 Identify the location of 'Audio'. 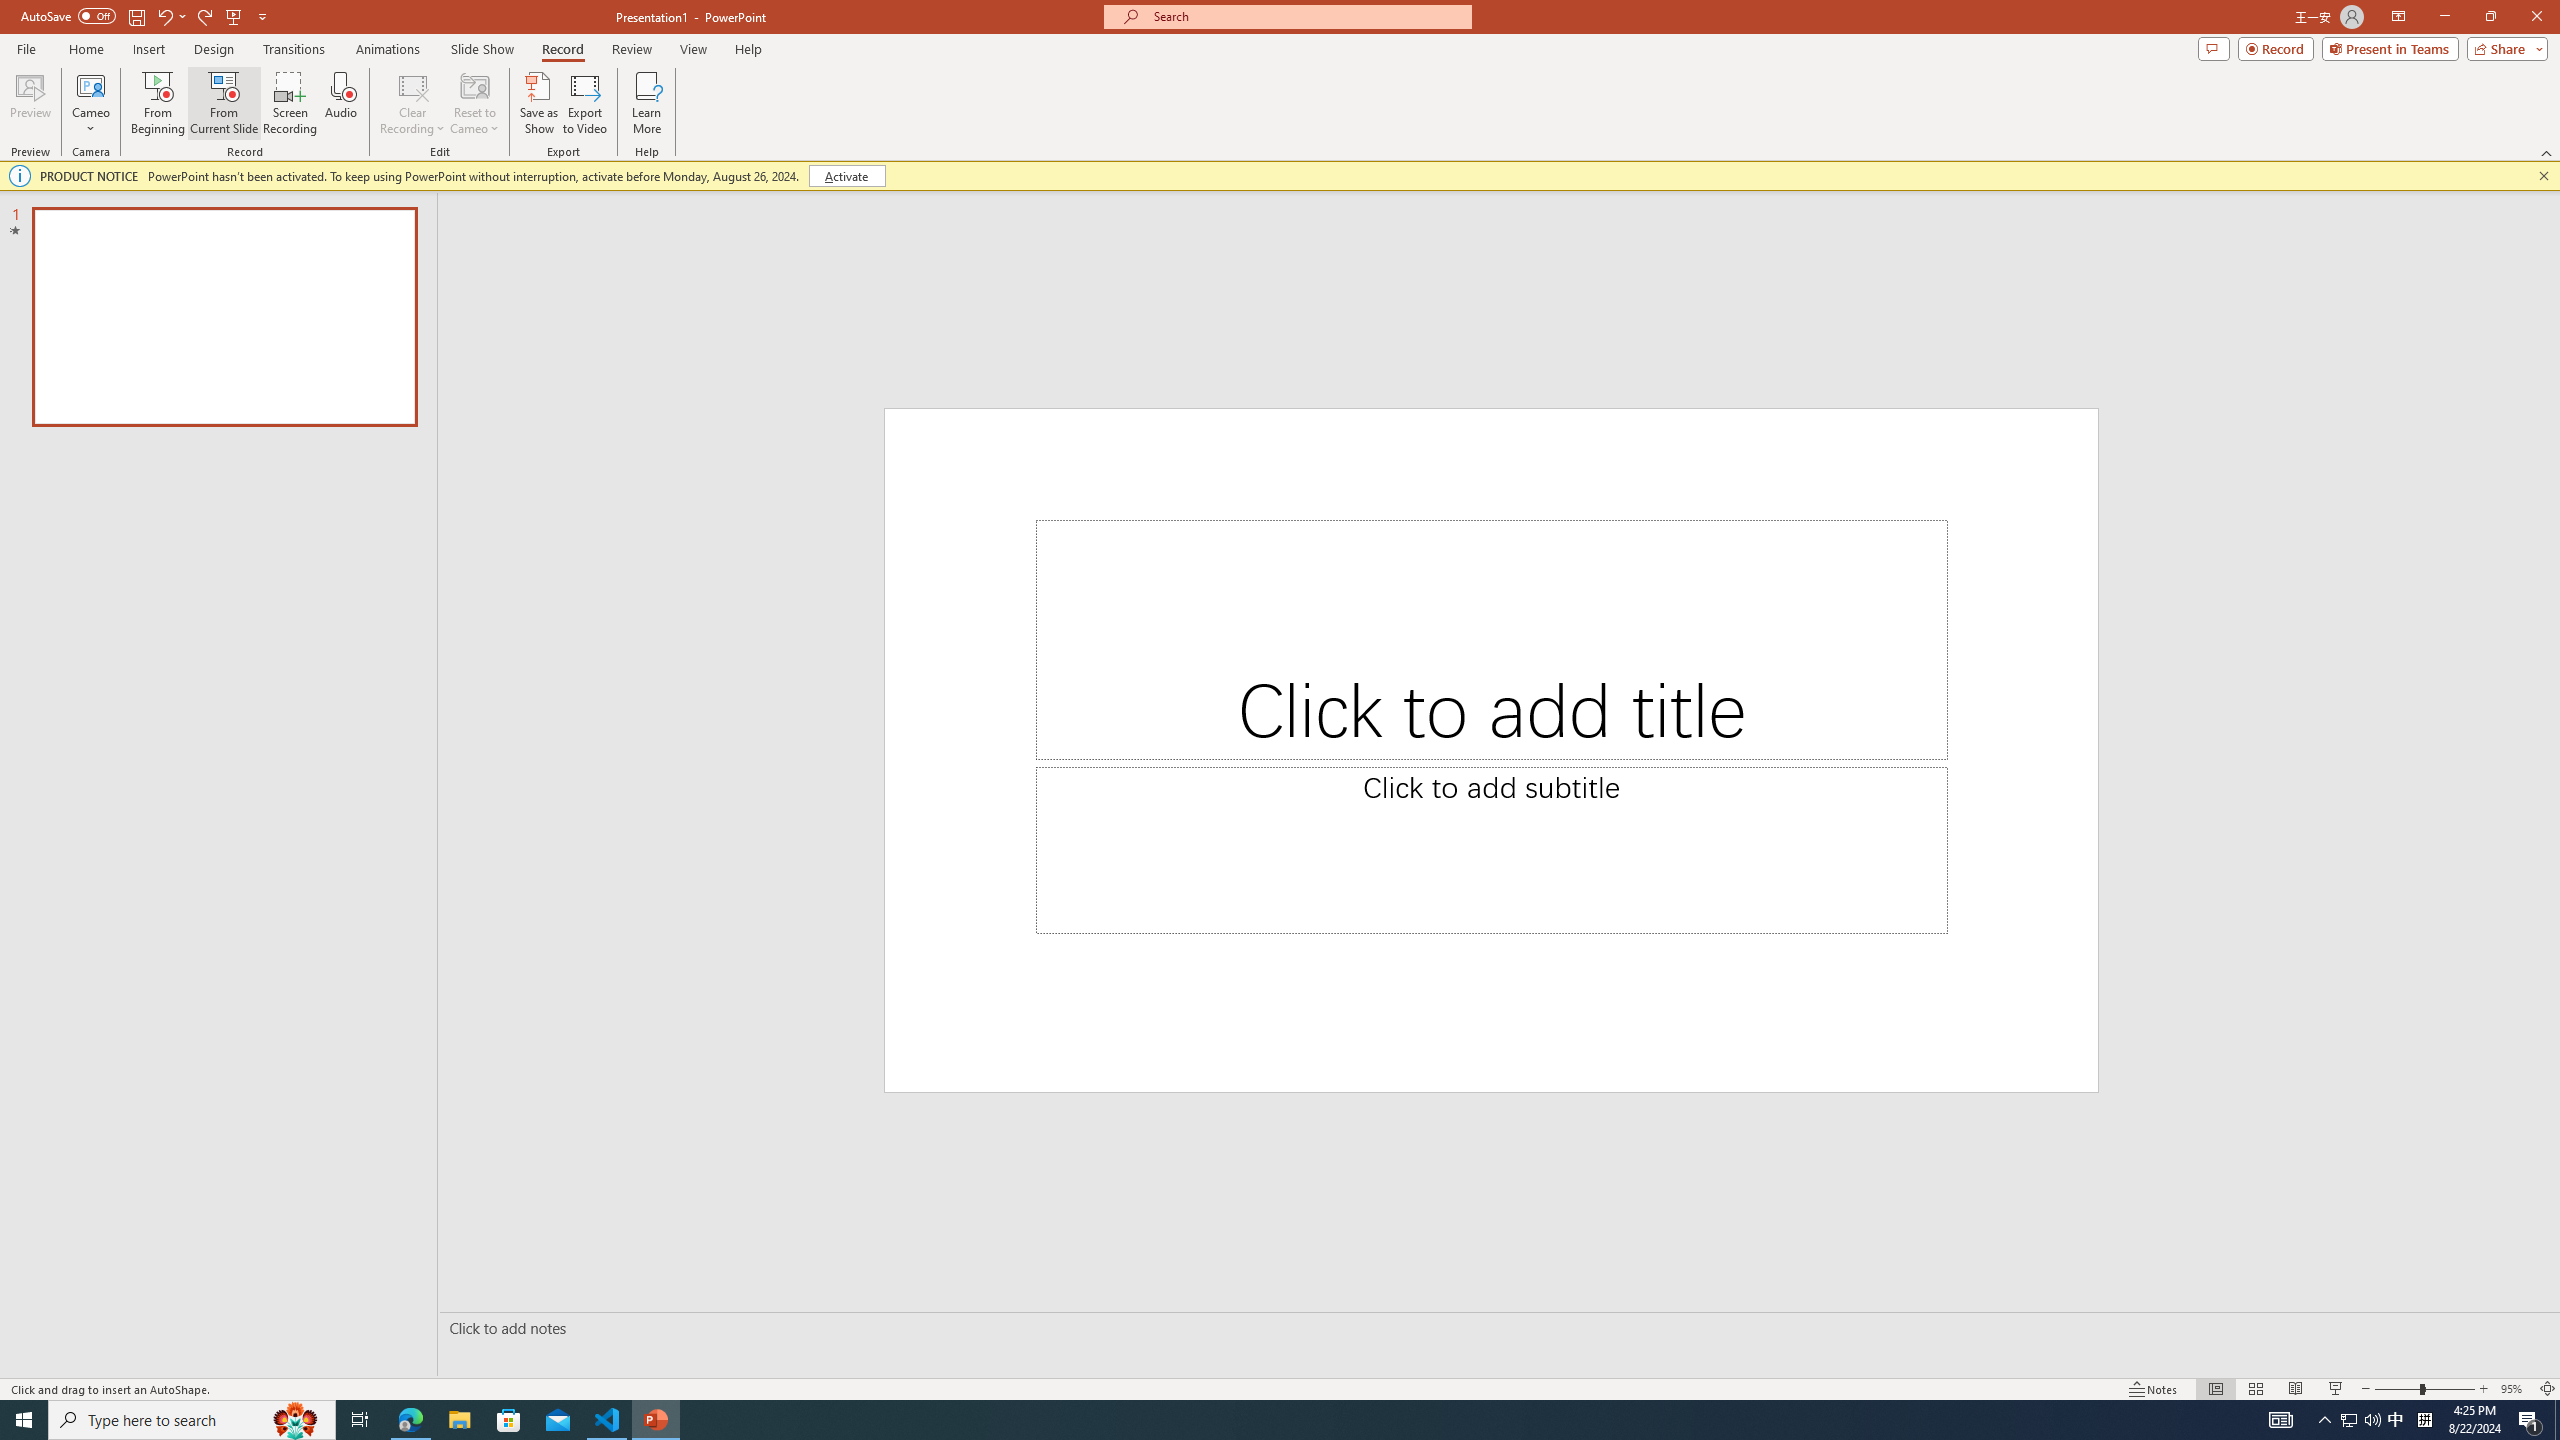
(339, 103).